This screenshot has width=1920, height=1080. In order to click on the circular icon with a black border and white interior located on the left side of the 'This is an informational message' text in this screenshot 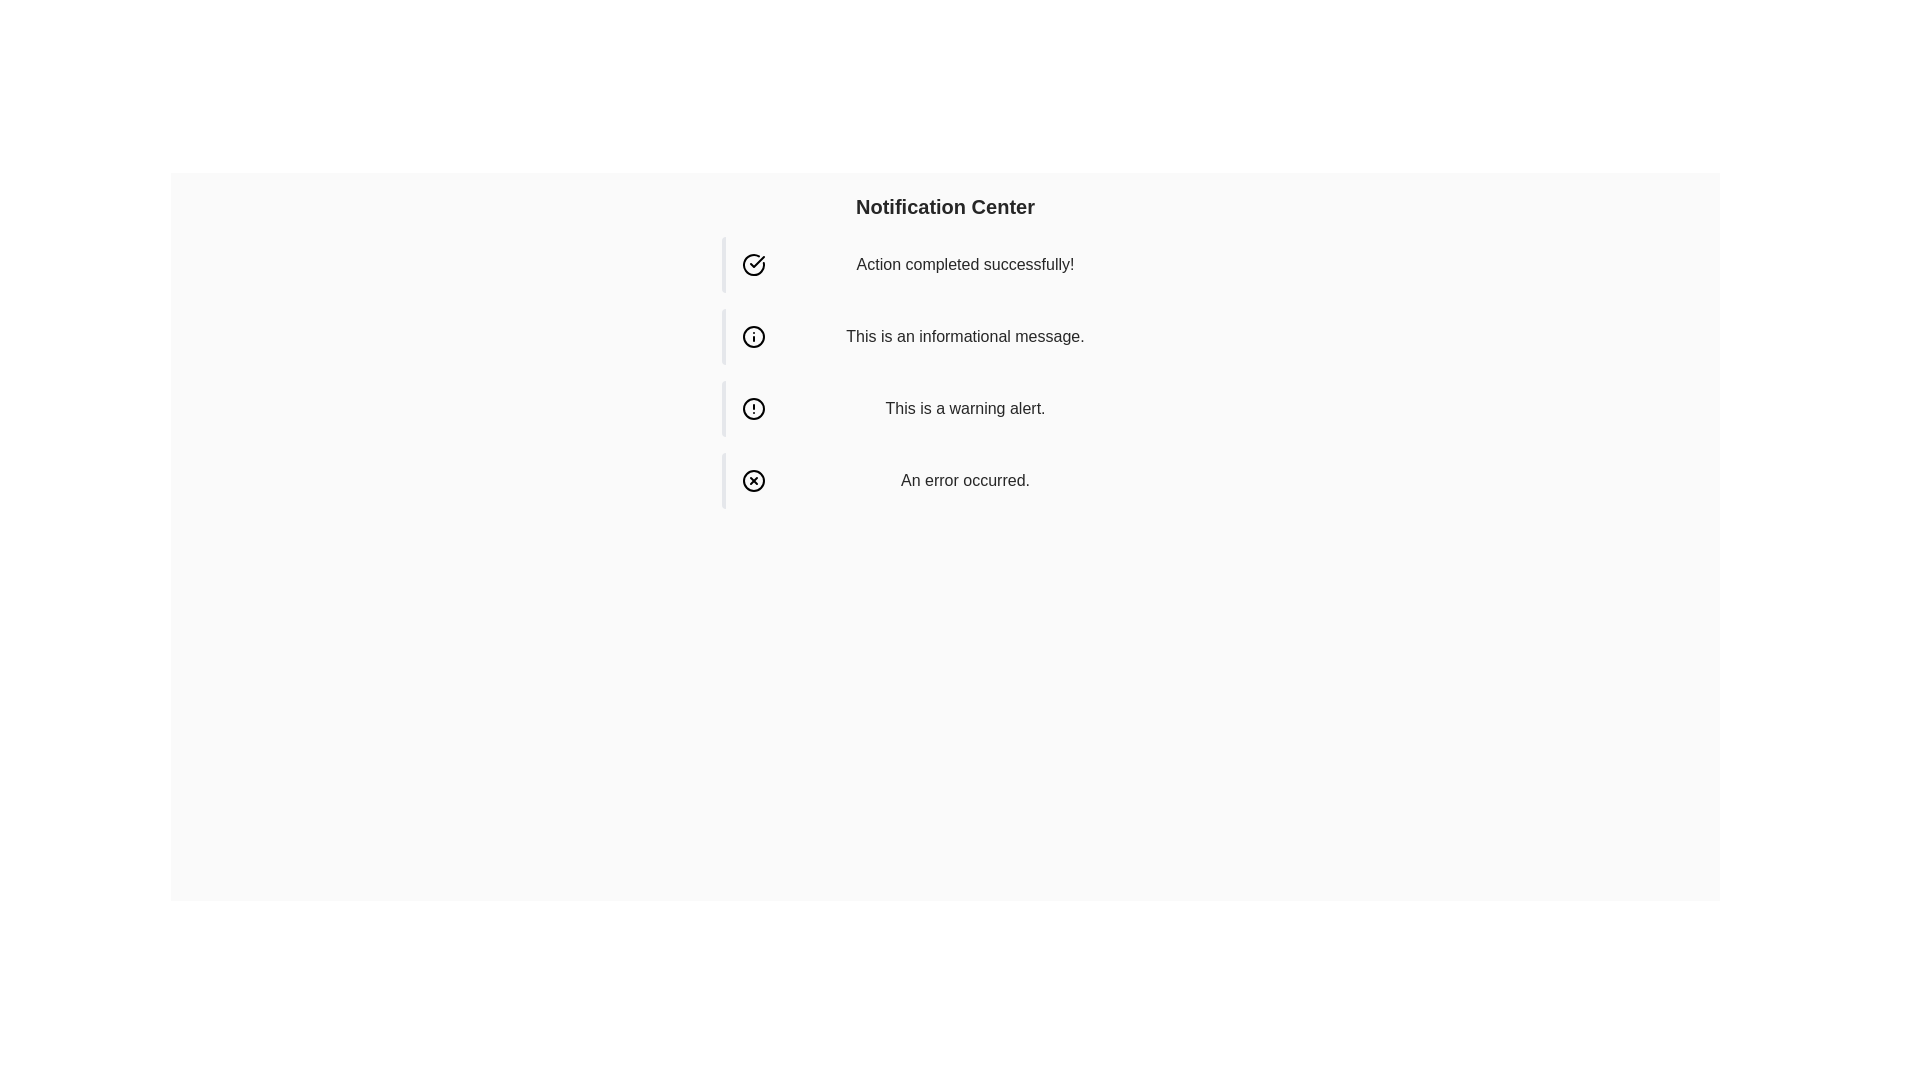, I will do `click(752, 335)`.